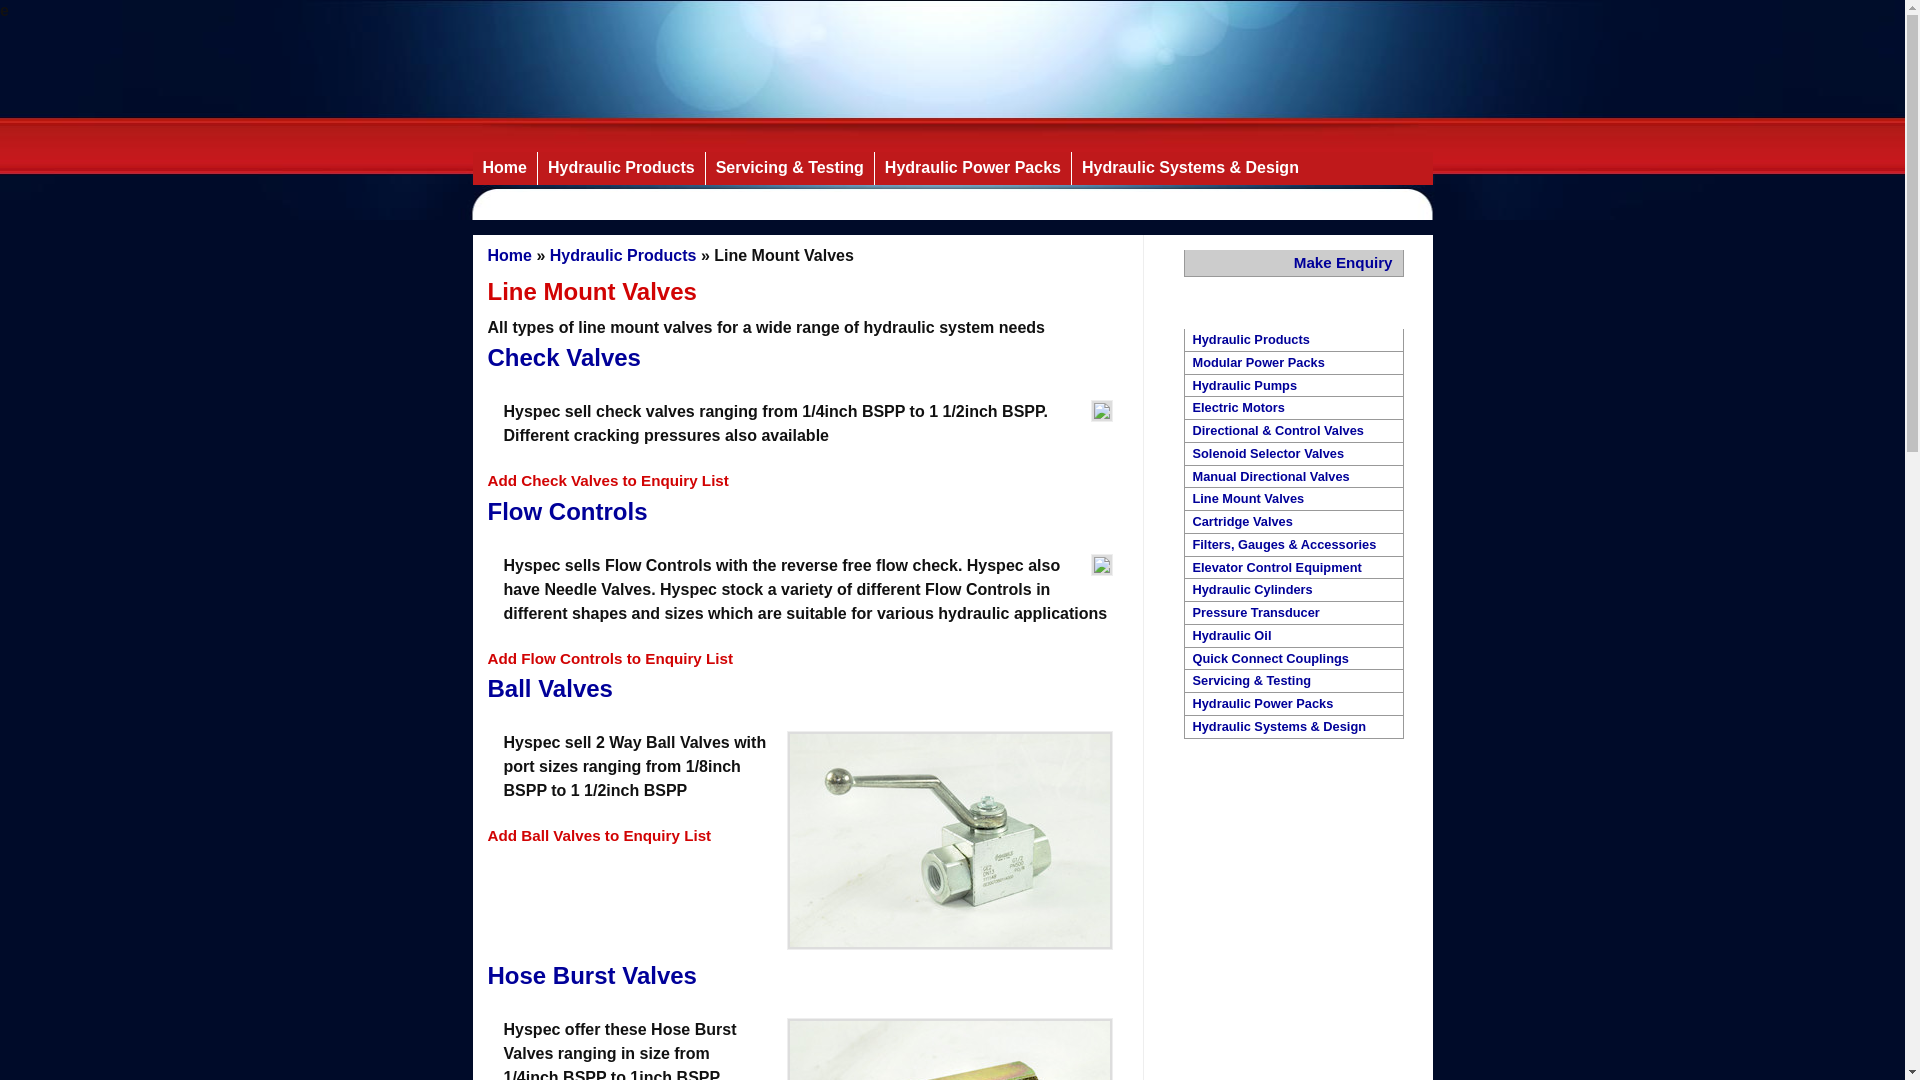 The width and height of the screenshot is (1920, 1080). I want to click on 'Servicing & Testing', so click(788, 167).